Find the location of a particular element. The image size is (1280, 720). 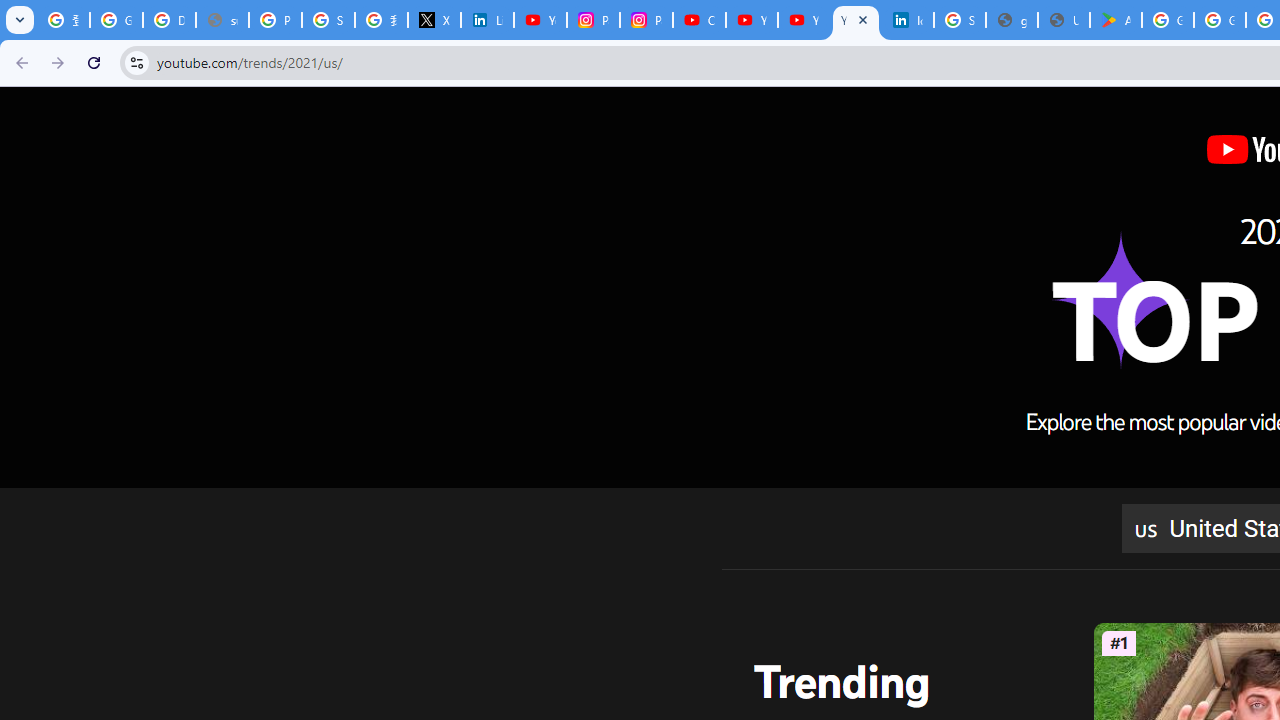

'Android Apps on Google Play' is located at coordinates (1115, 20).